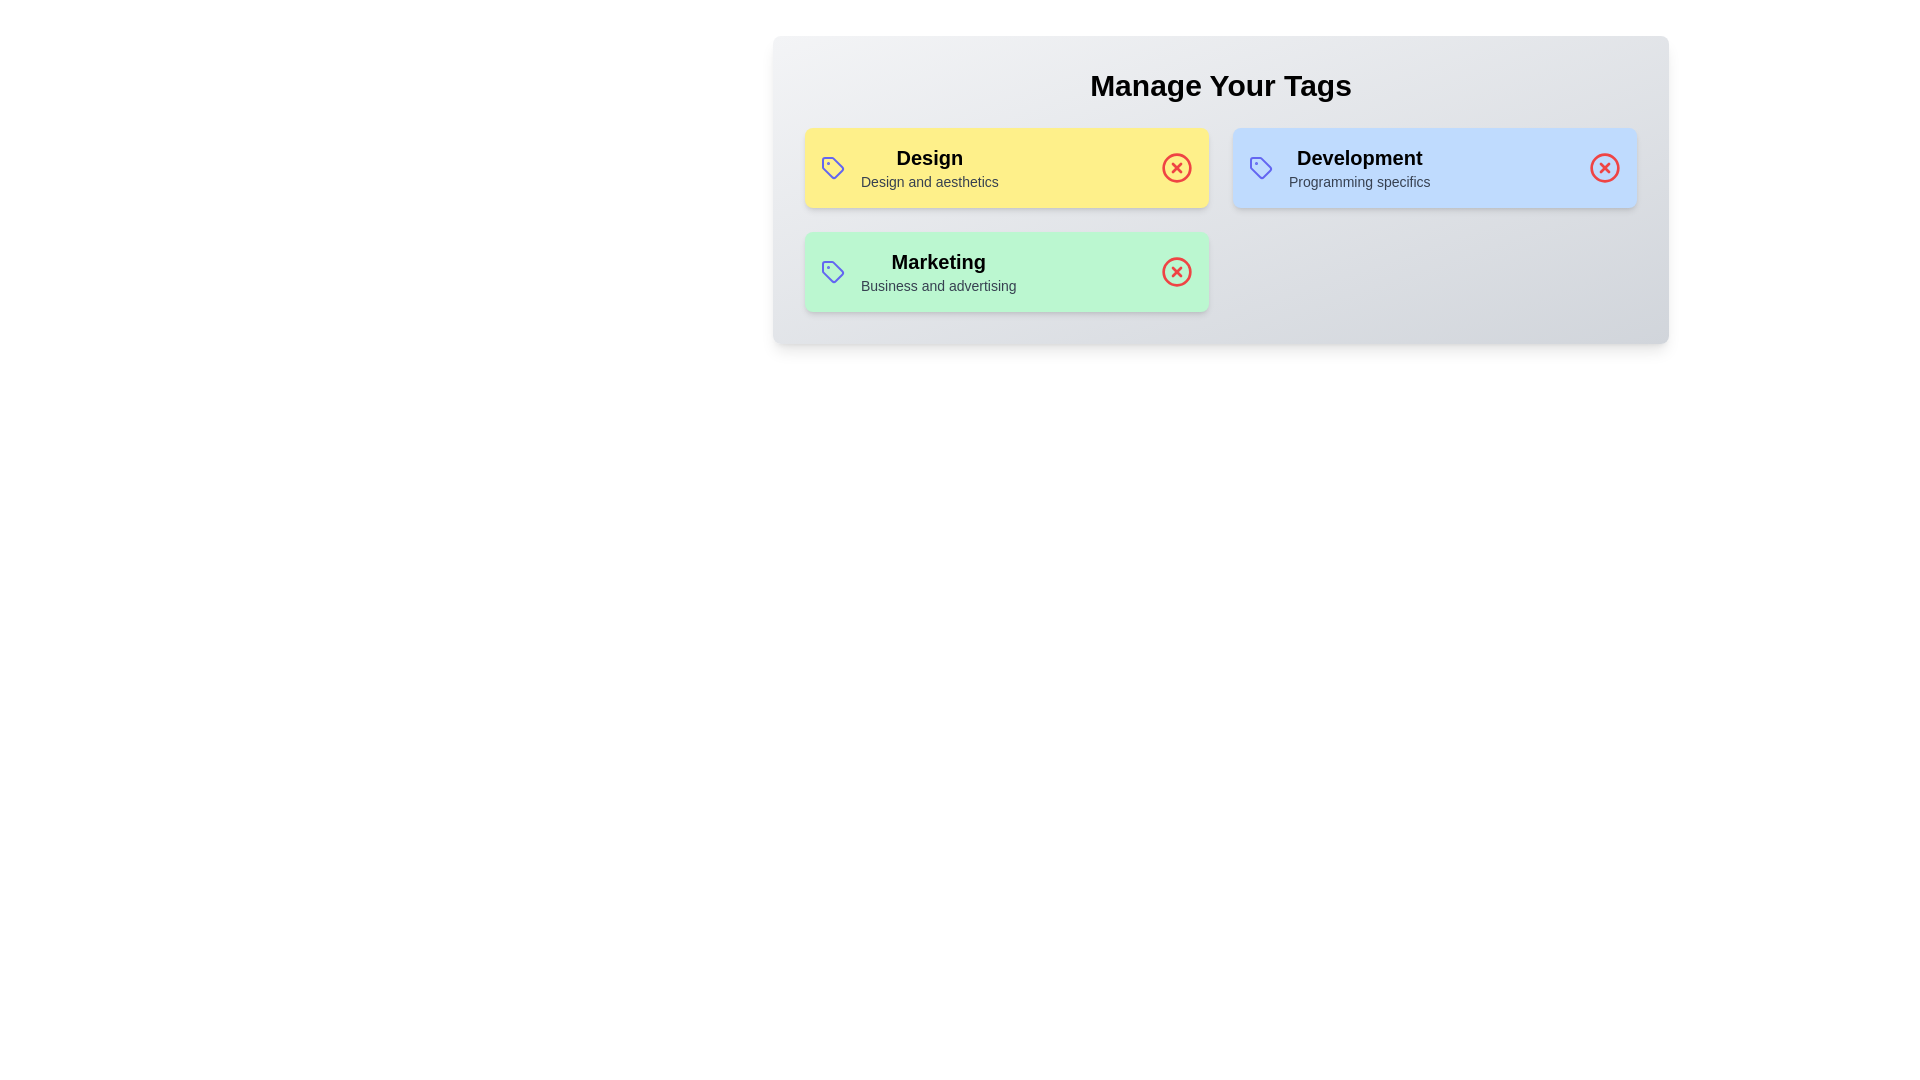  Describe the element at coordinates (1604, 167) in the screenshot. I see `the delete icon for the tag labeled Development` at that location.